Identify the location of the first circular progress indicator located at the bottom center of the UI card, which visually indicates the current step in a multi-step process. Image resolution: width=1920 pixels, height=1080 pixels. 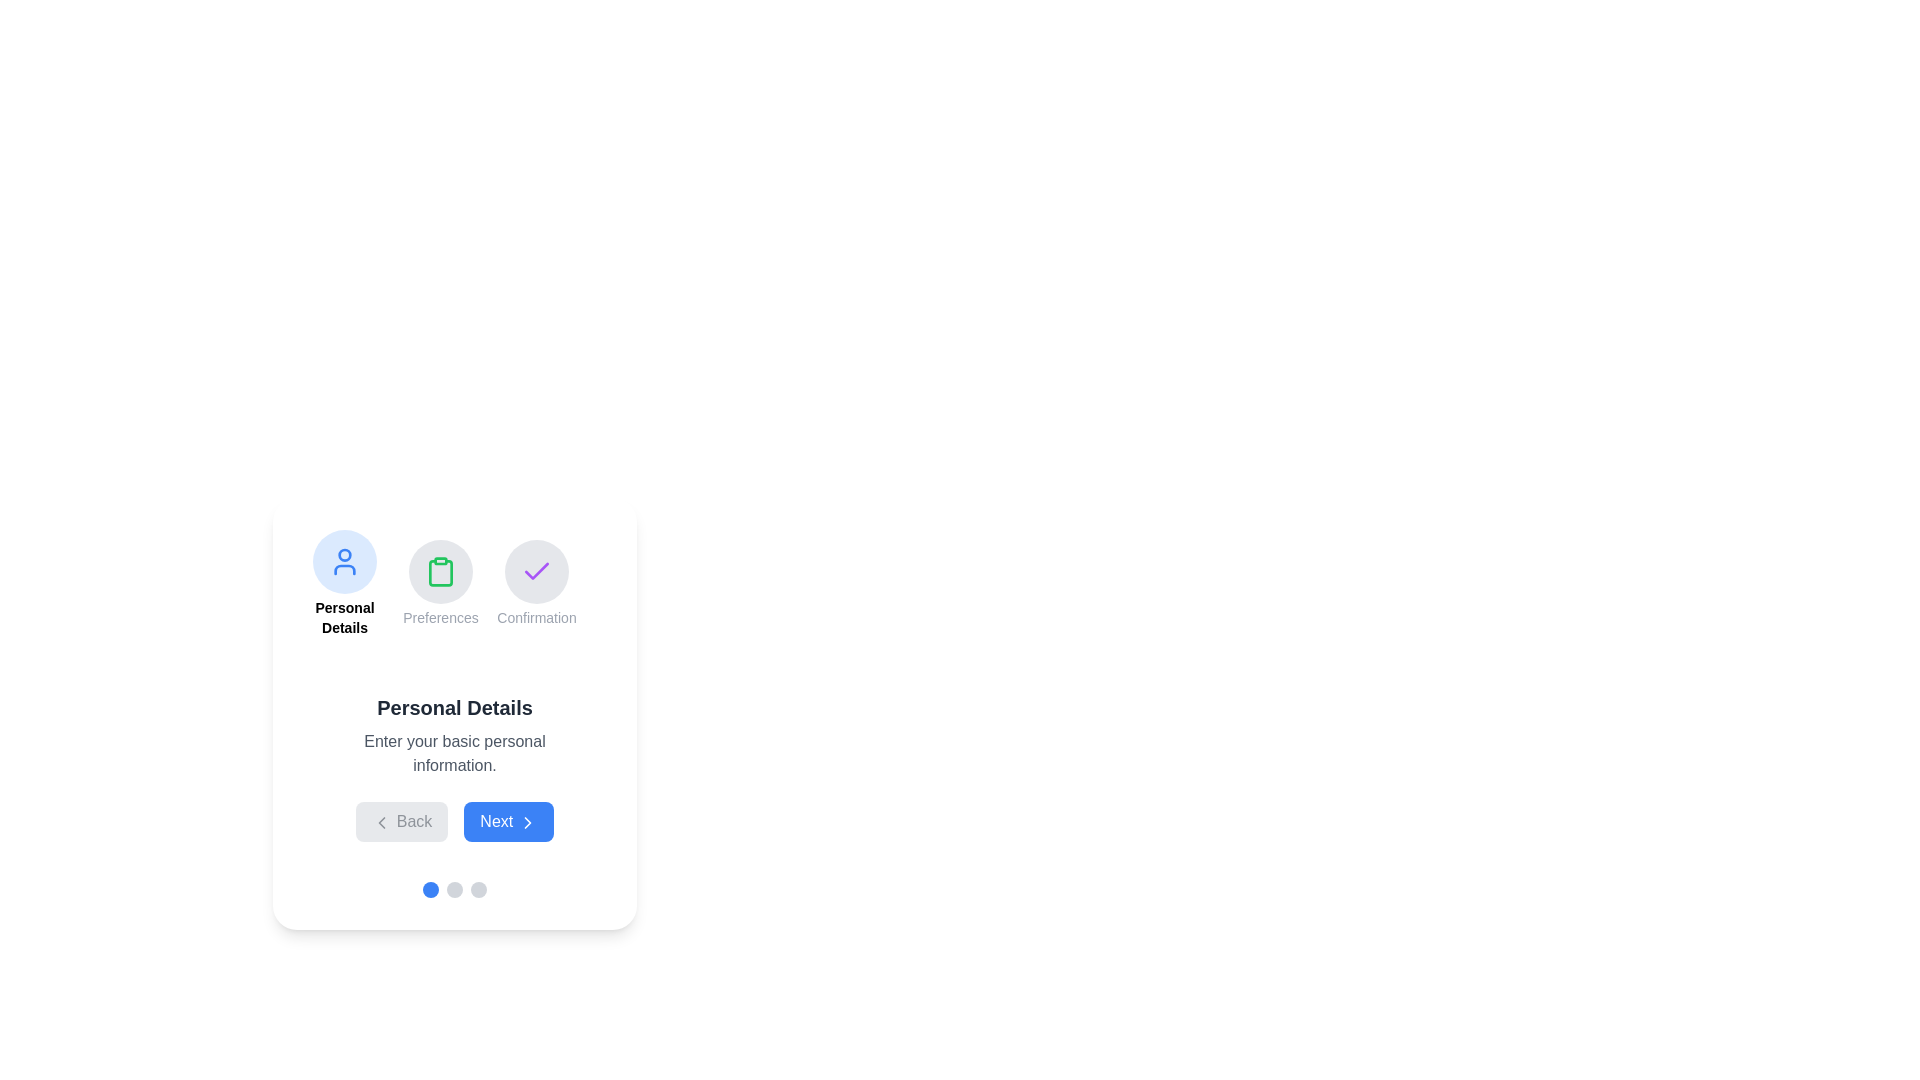
(430, 889).